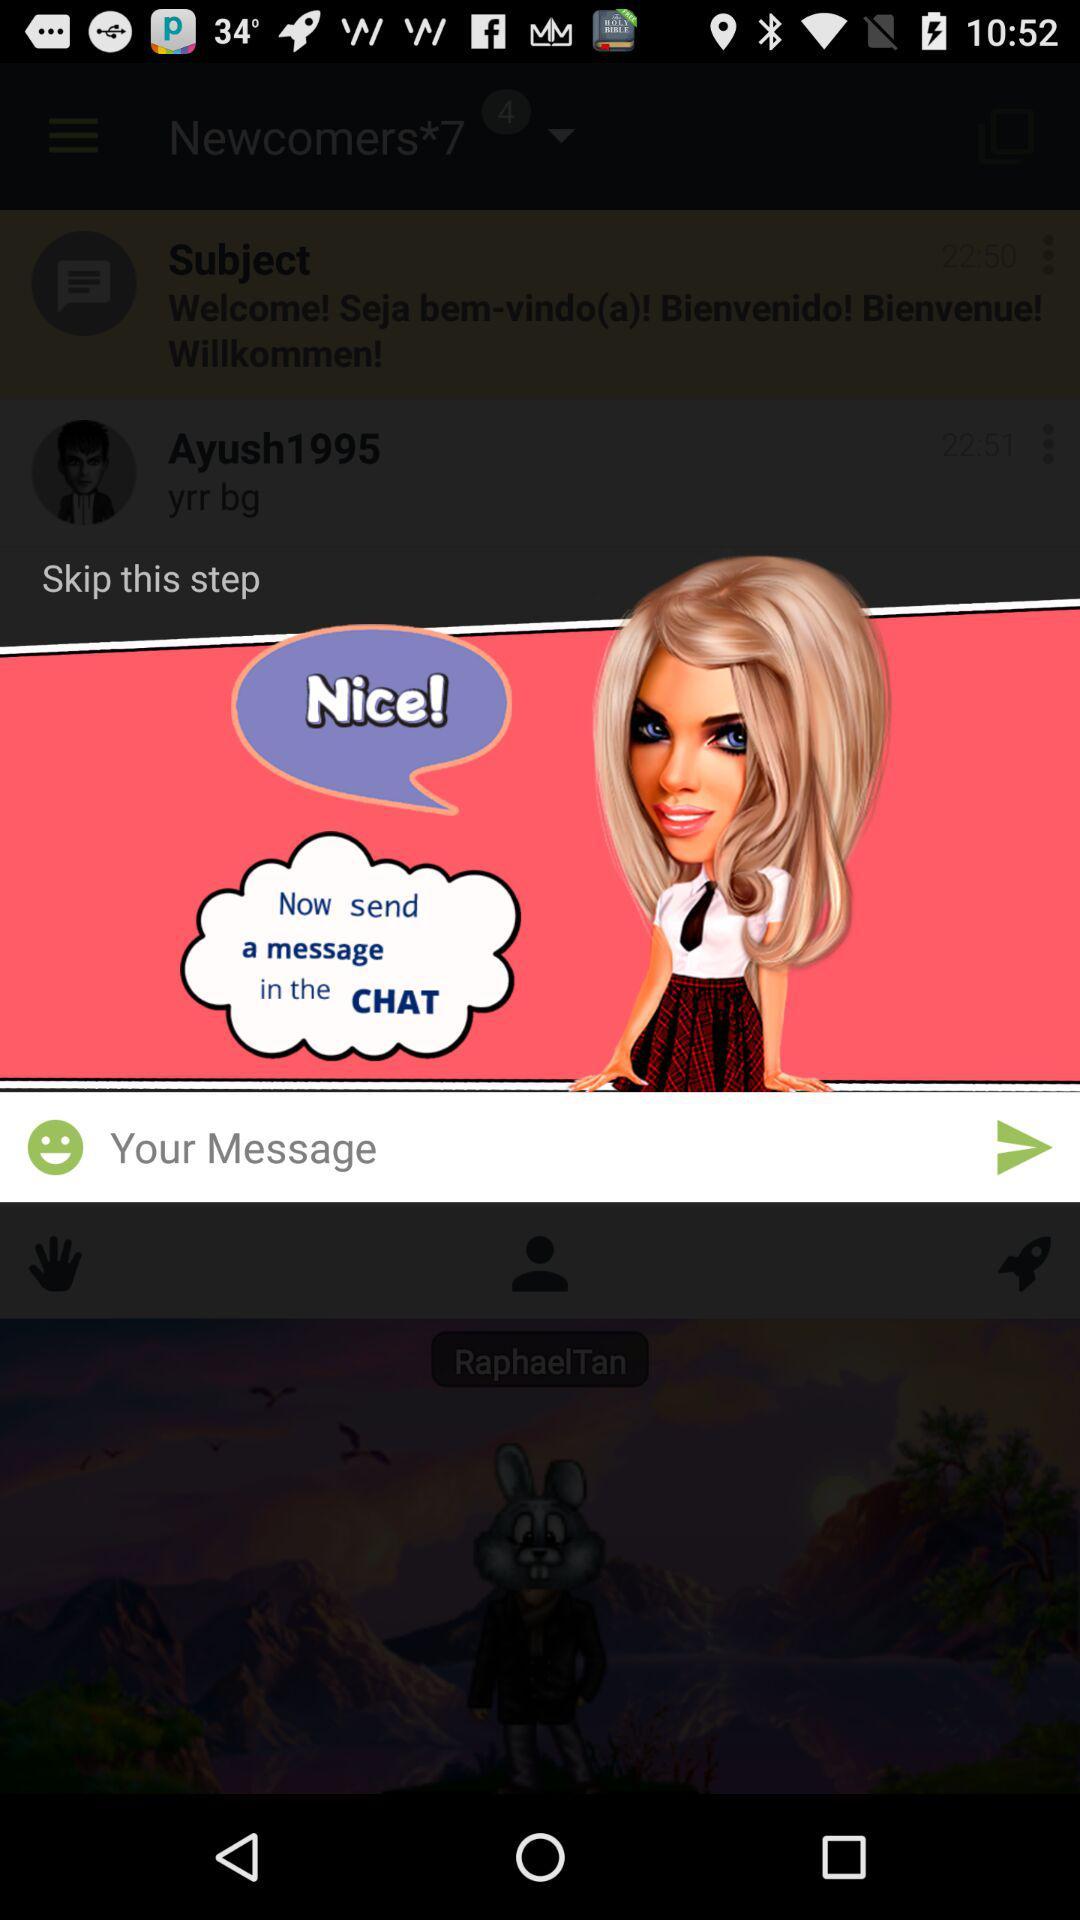  Describe the element at coordinates (540, 1146) in the screenshot. I see `type your message here` at that location.